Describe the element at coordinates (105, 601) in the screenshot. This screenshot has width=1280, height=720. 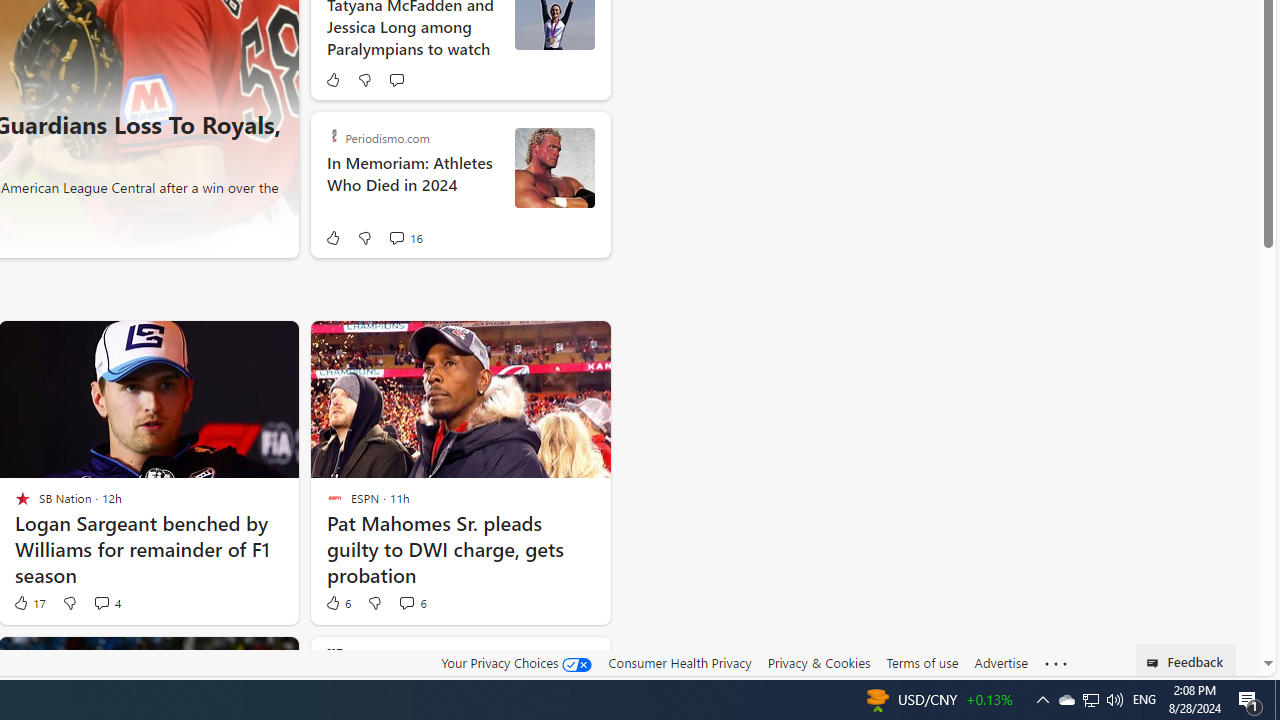
I see `'View comments 4 Comment'` at that location.